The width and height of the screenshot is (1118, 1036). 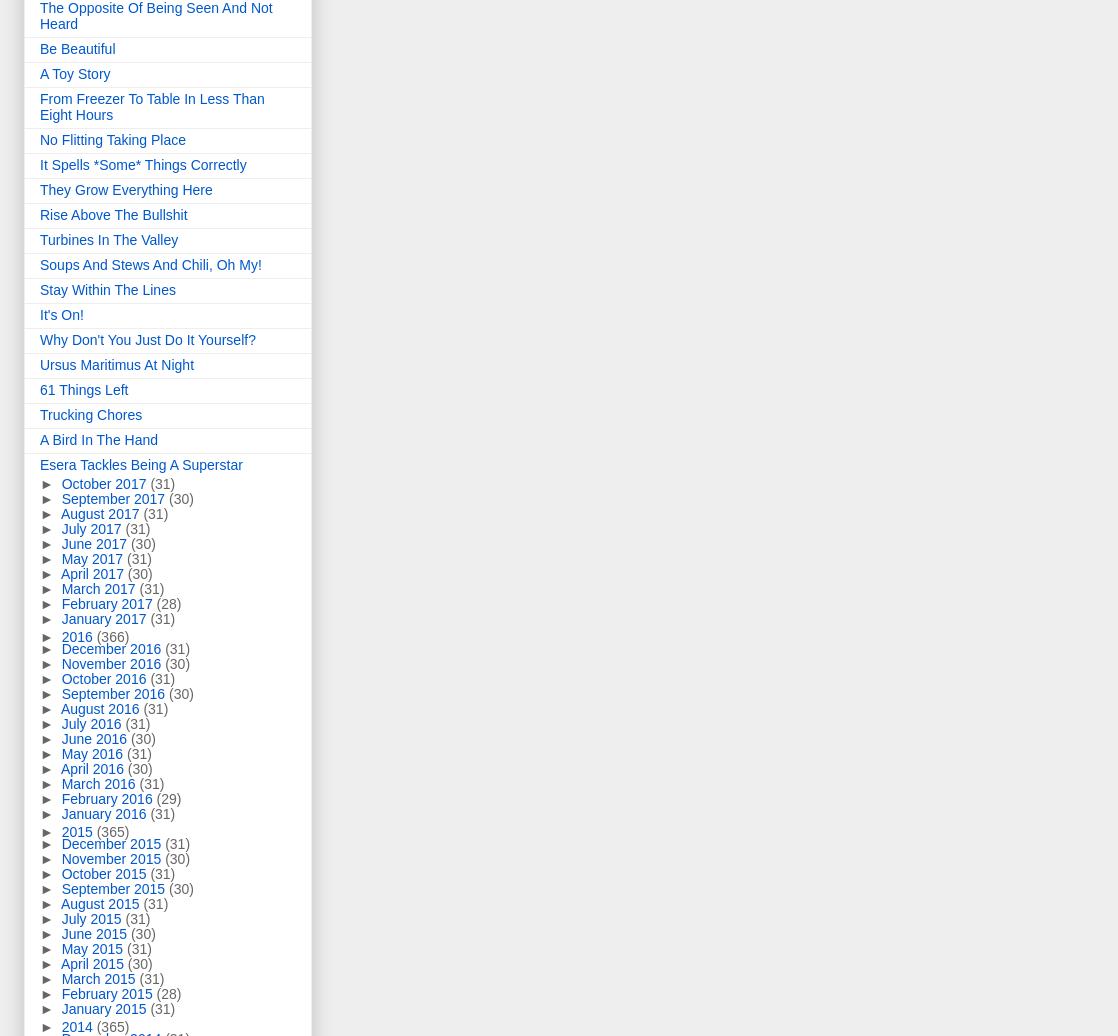 What do you see at coordinates (93, 528) in the screenshot?
I see `'July 2017'` at bounding box center [93, 528].